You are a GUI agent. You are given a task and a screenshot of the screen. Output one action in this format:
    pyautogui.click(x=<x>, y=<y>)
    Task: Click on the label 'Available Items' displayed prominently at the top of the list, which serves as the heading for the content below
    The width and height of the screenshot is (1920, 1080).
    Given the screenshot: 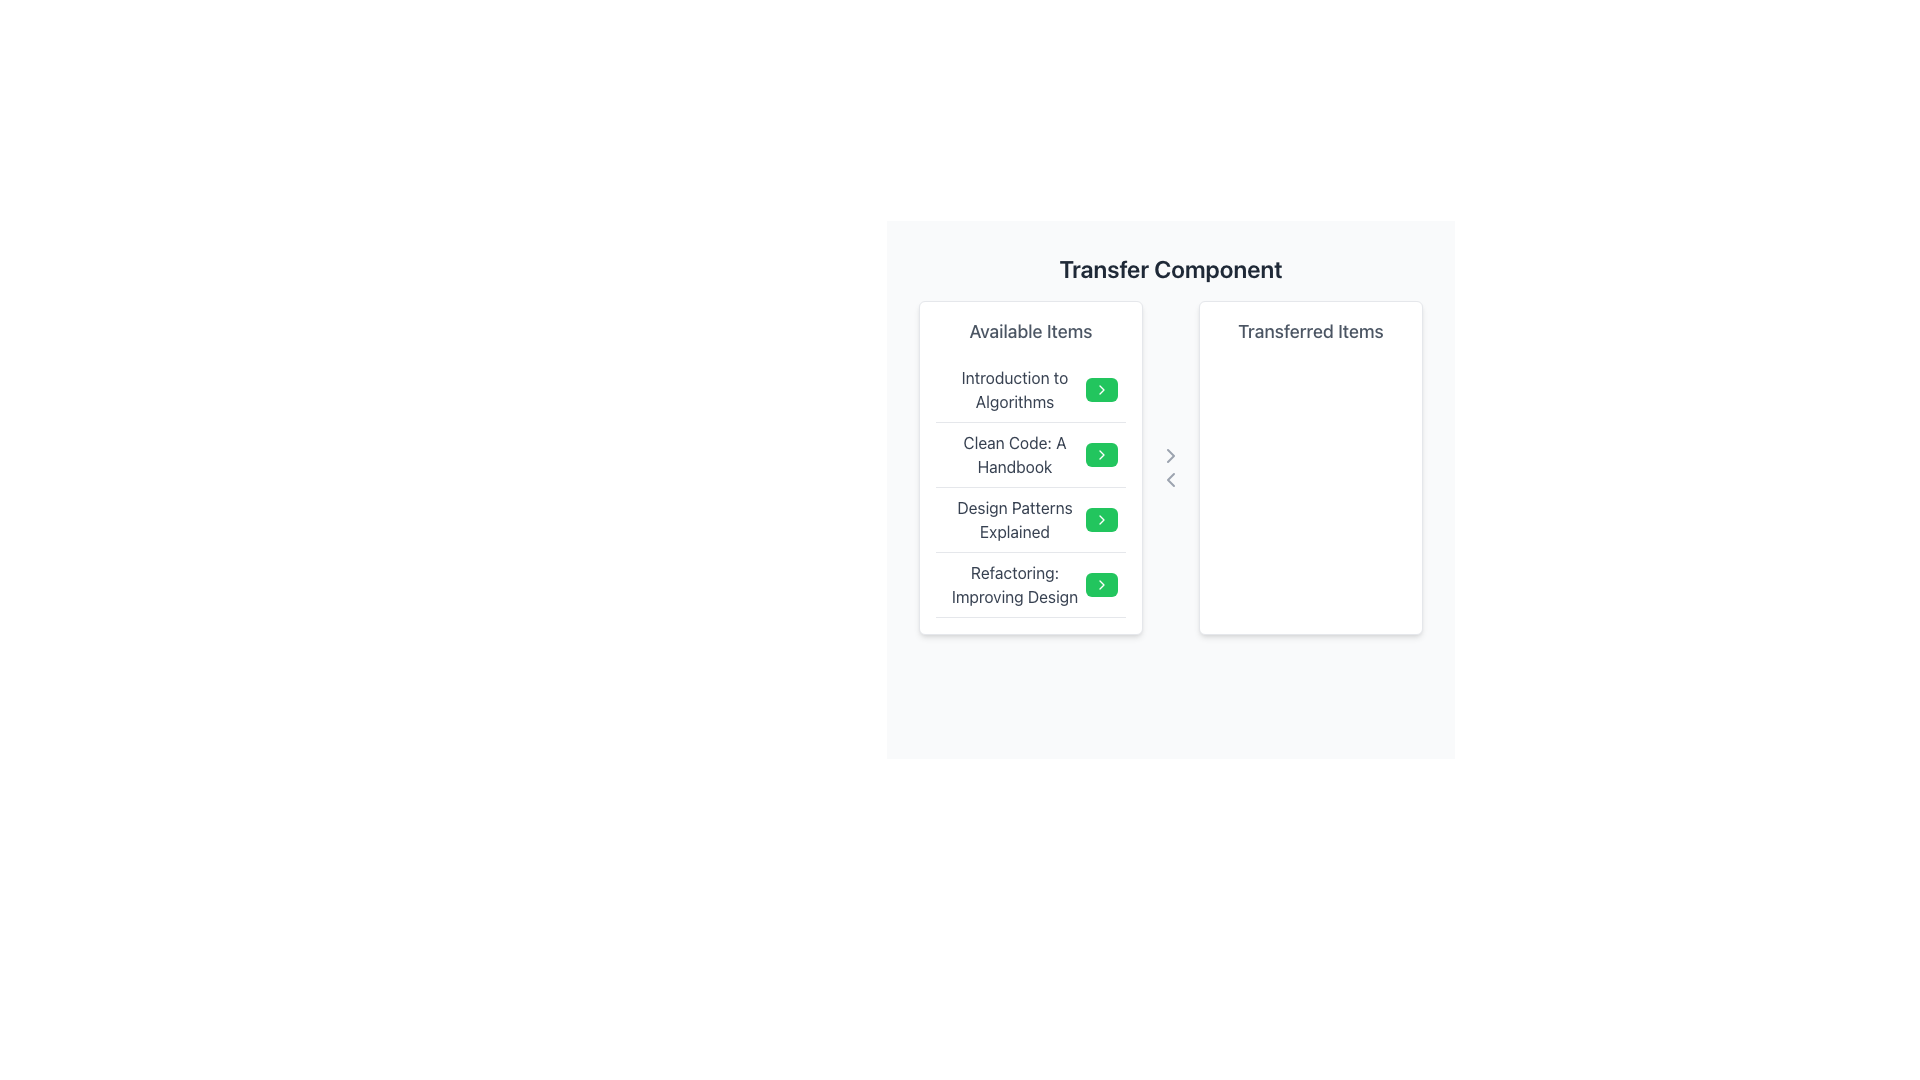 What is the action you would take?
    pyautogui.click(x=1031, y=330)
    